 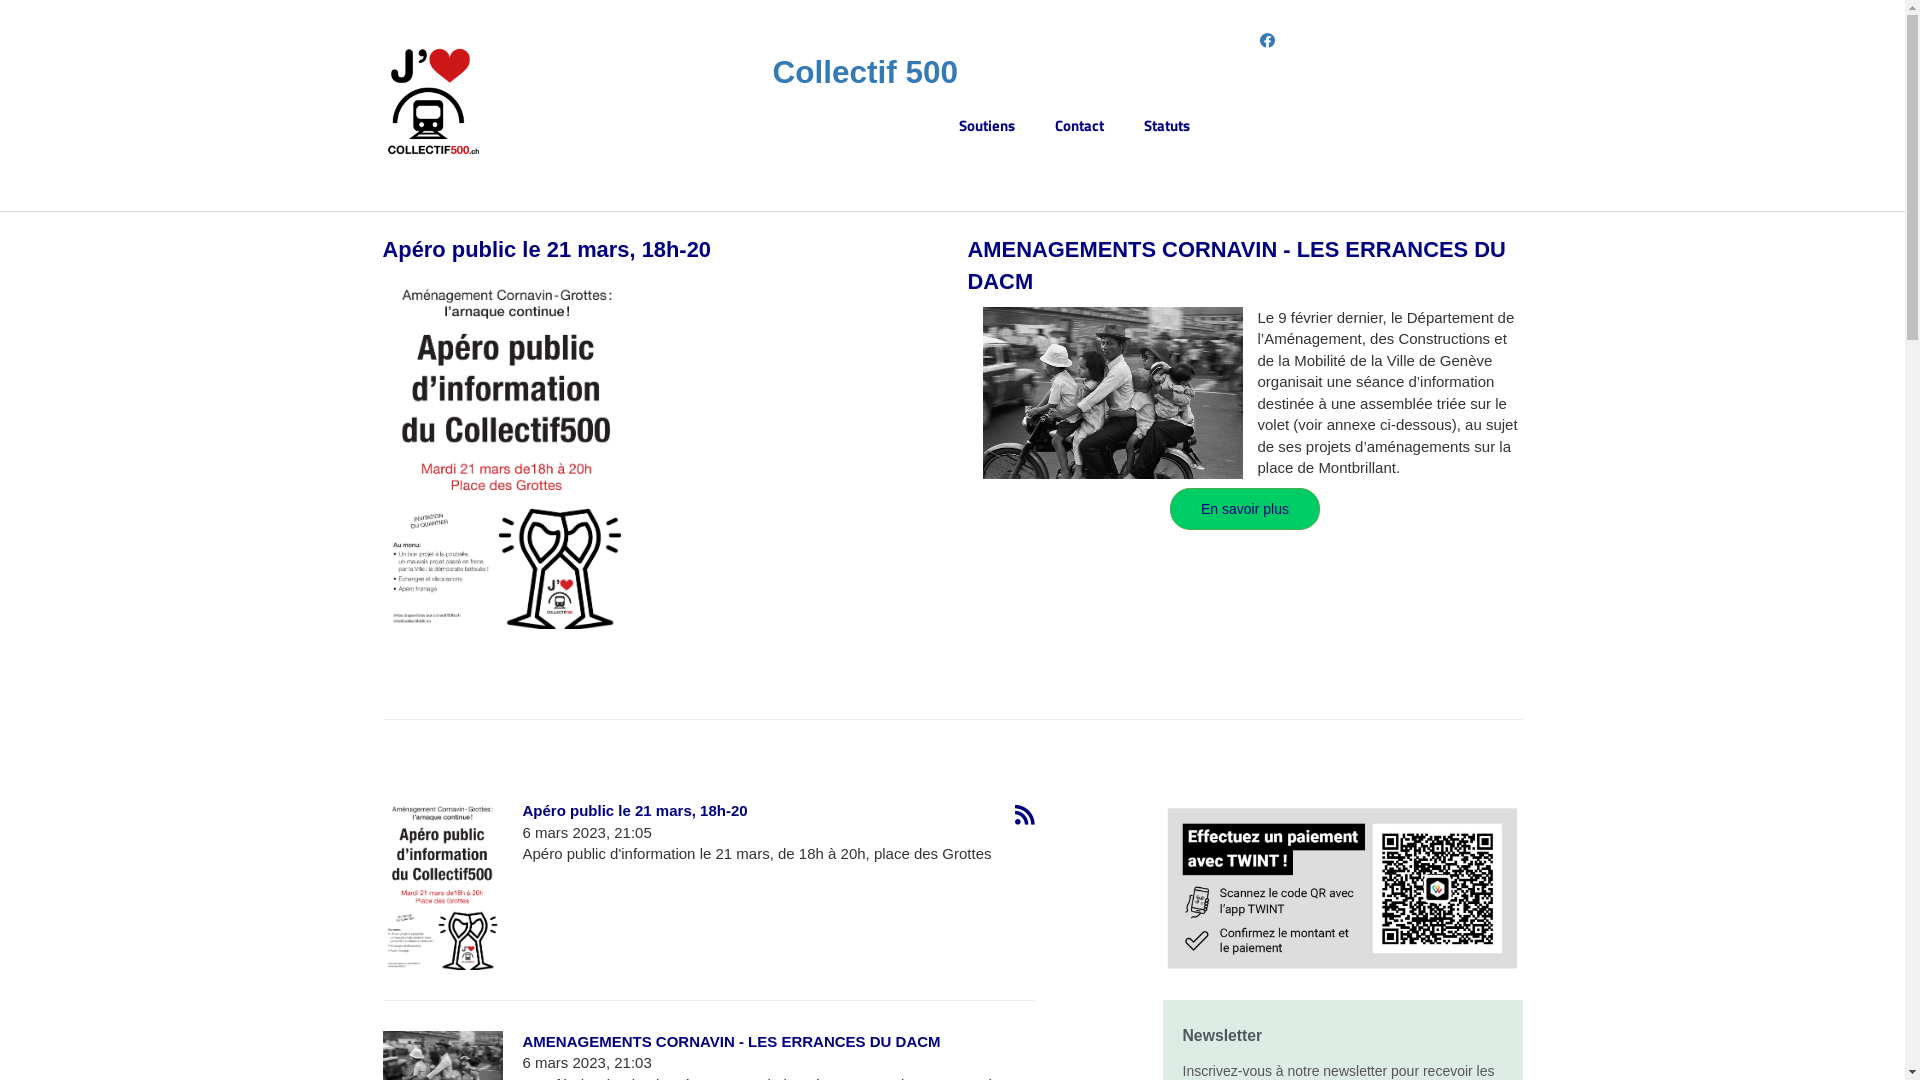 I want to click on 'Facebook', so click(x=1258, y=40).